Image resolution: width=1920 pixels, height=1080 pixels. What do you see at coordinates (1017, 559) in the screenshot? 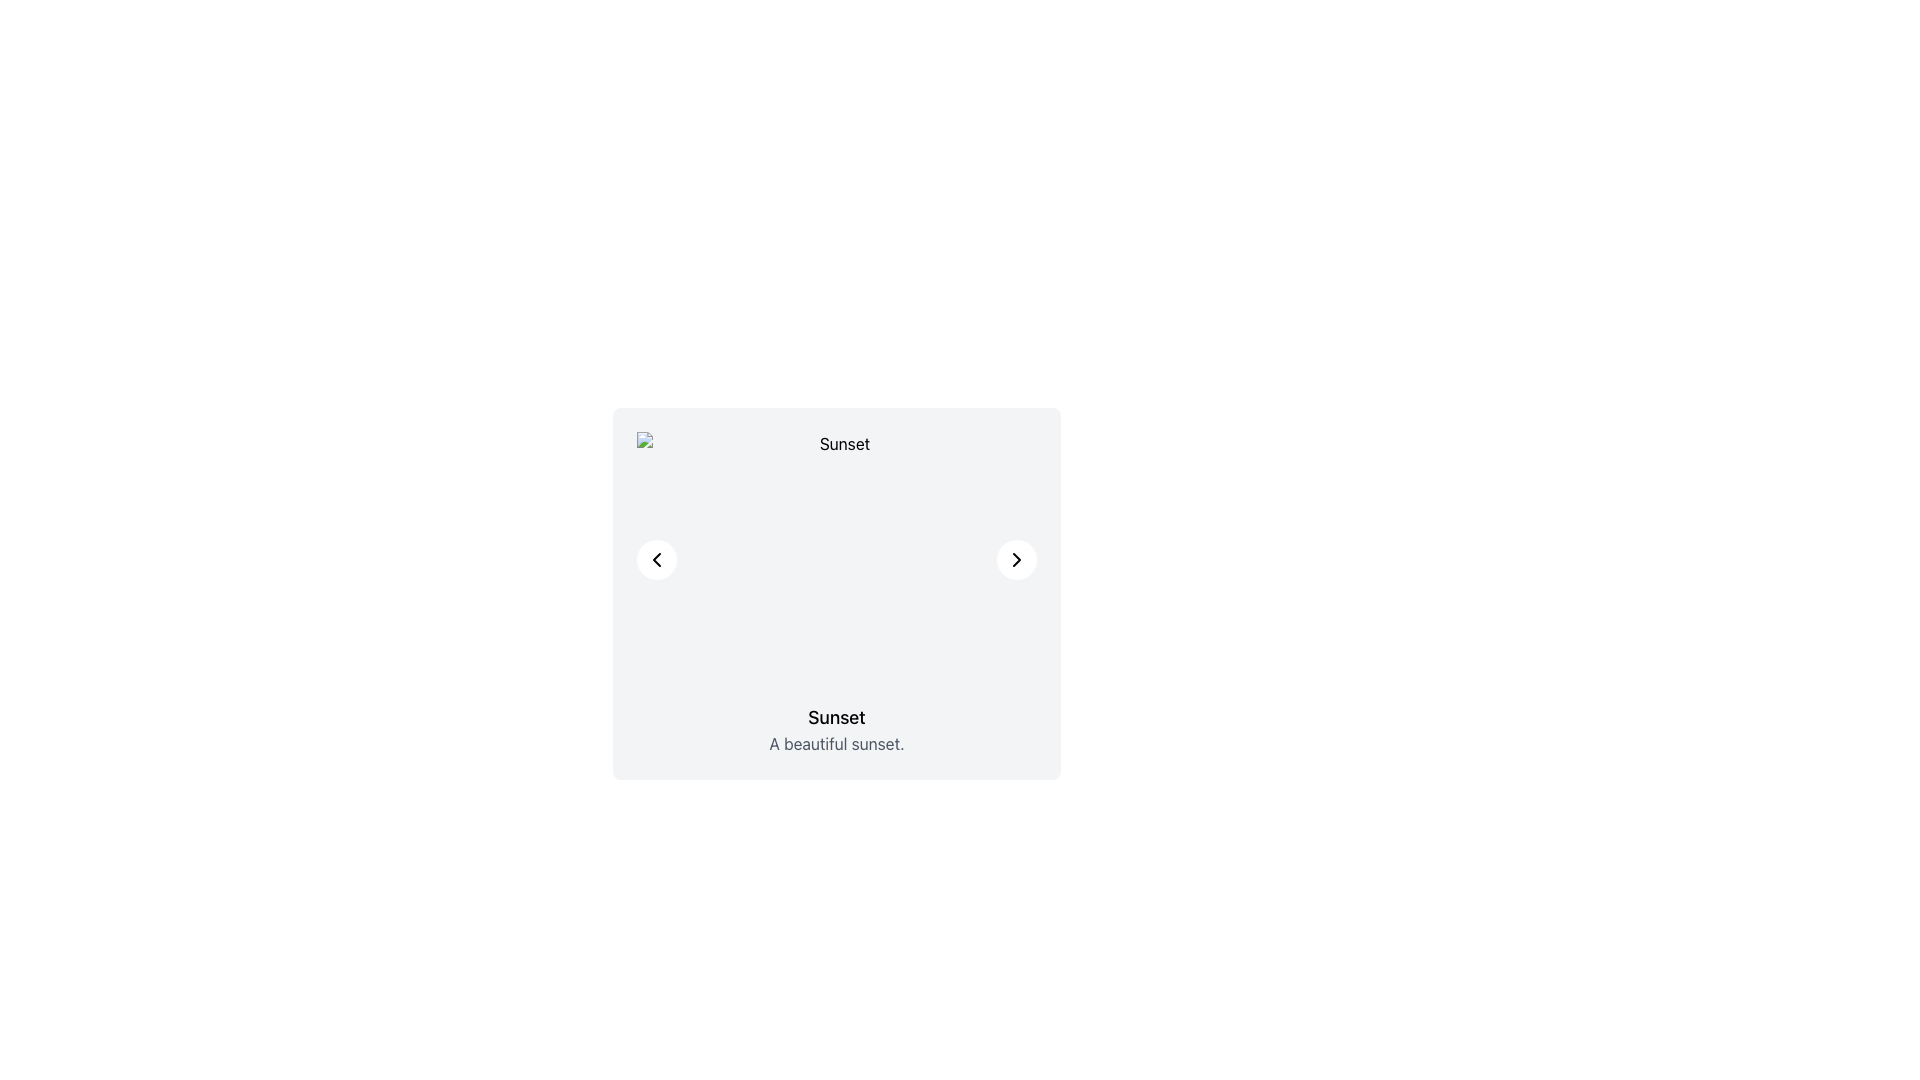
I see `the small right arrow icon located in the top-right section of the card layout, which is part of the navigation control` at bounding box center [1017, 559].